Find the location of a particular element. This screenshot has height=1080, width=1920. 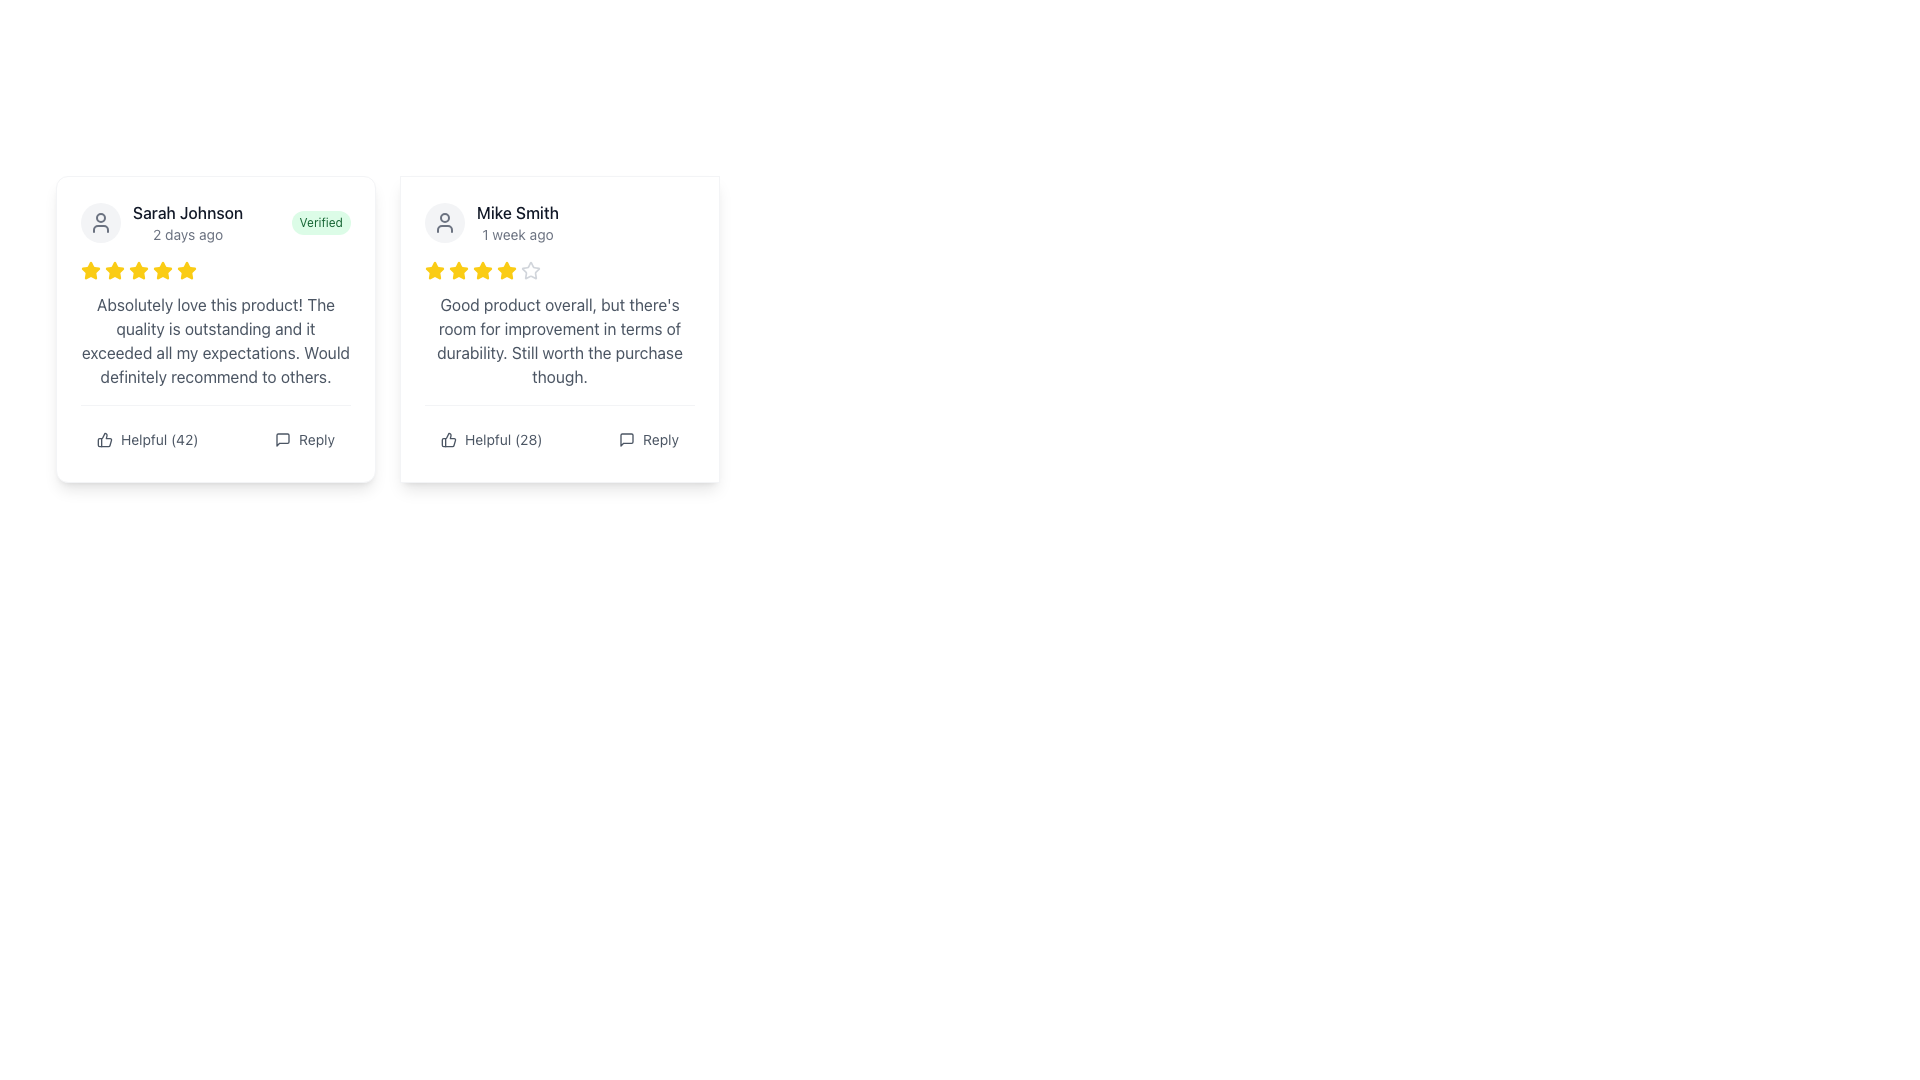

the thumbs-up icon located in the bottom-left section of the second user comment card, characterized by its dark gray or black outline and minimalist design is located at coordinates (447, 438).